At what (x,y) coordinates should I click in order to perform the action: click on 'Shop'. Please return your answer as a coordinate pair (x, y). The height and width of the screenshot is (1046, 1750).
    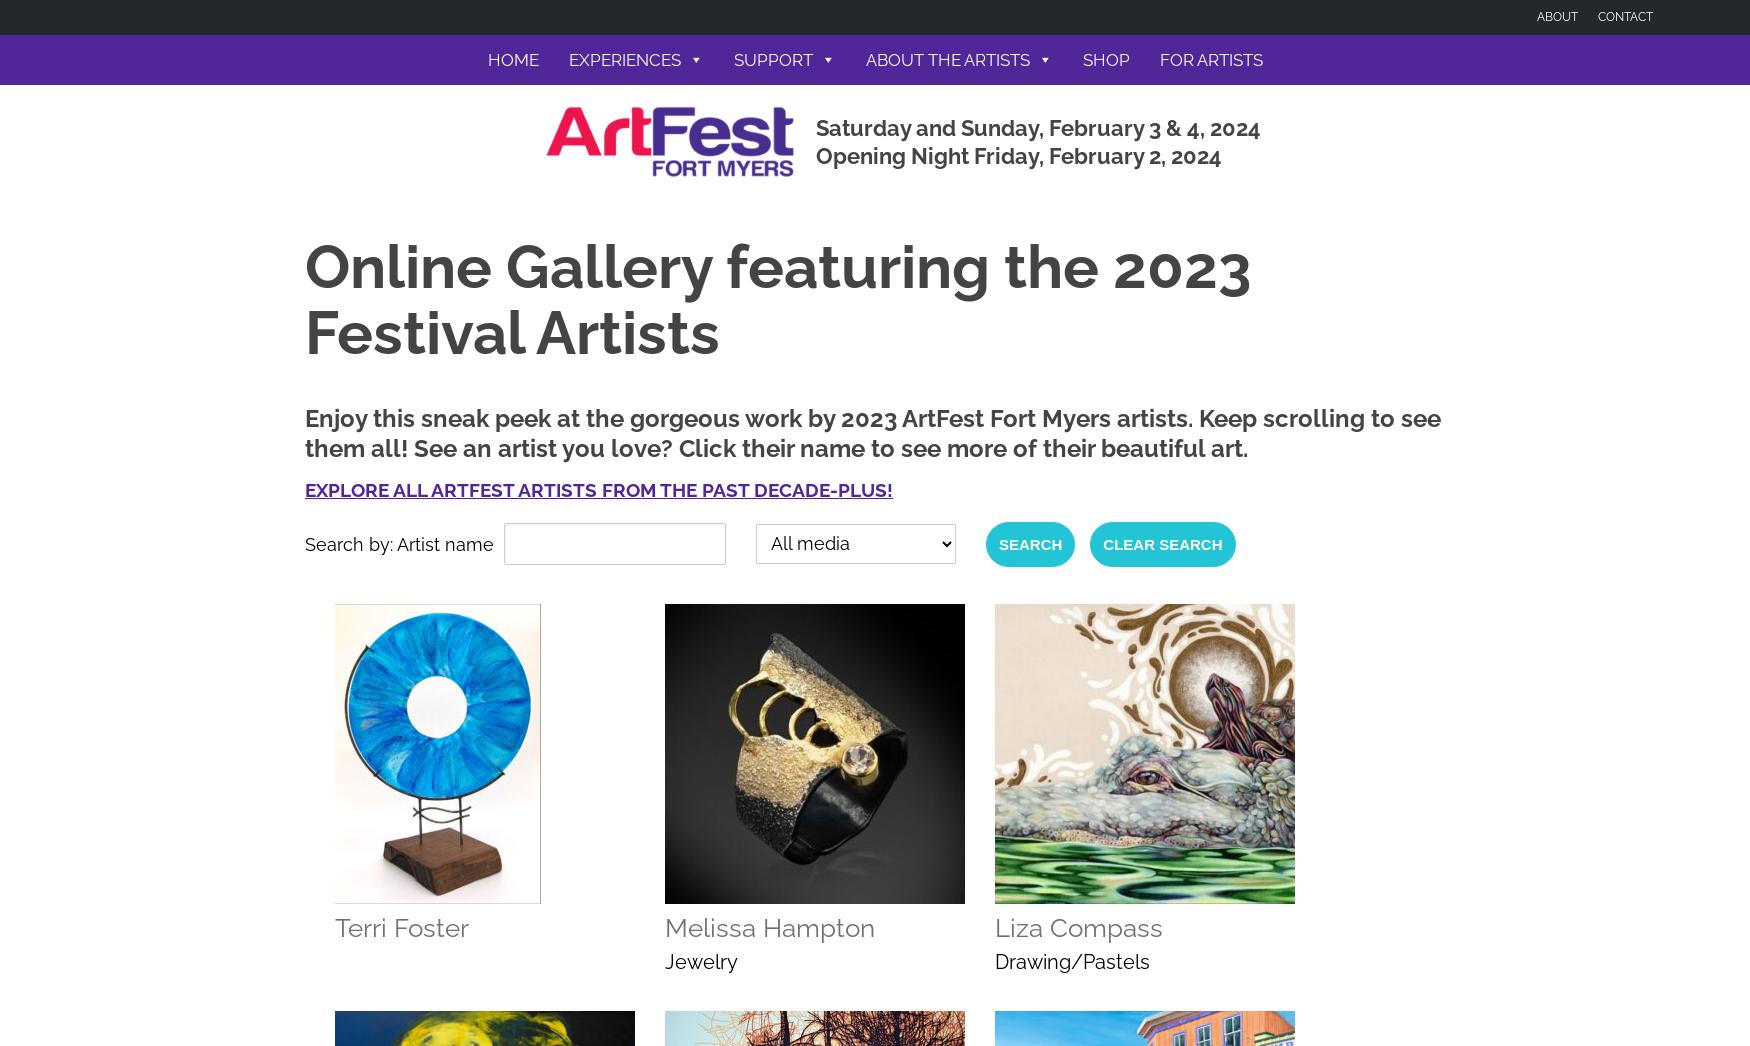
    Looking at the image, I should click on (1105, 60).